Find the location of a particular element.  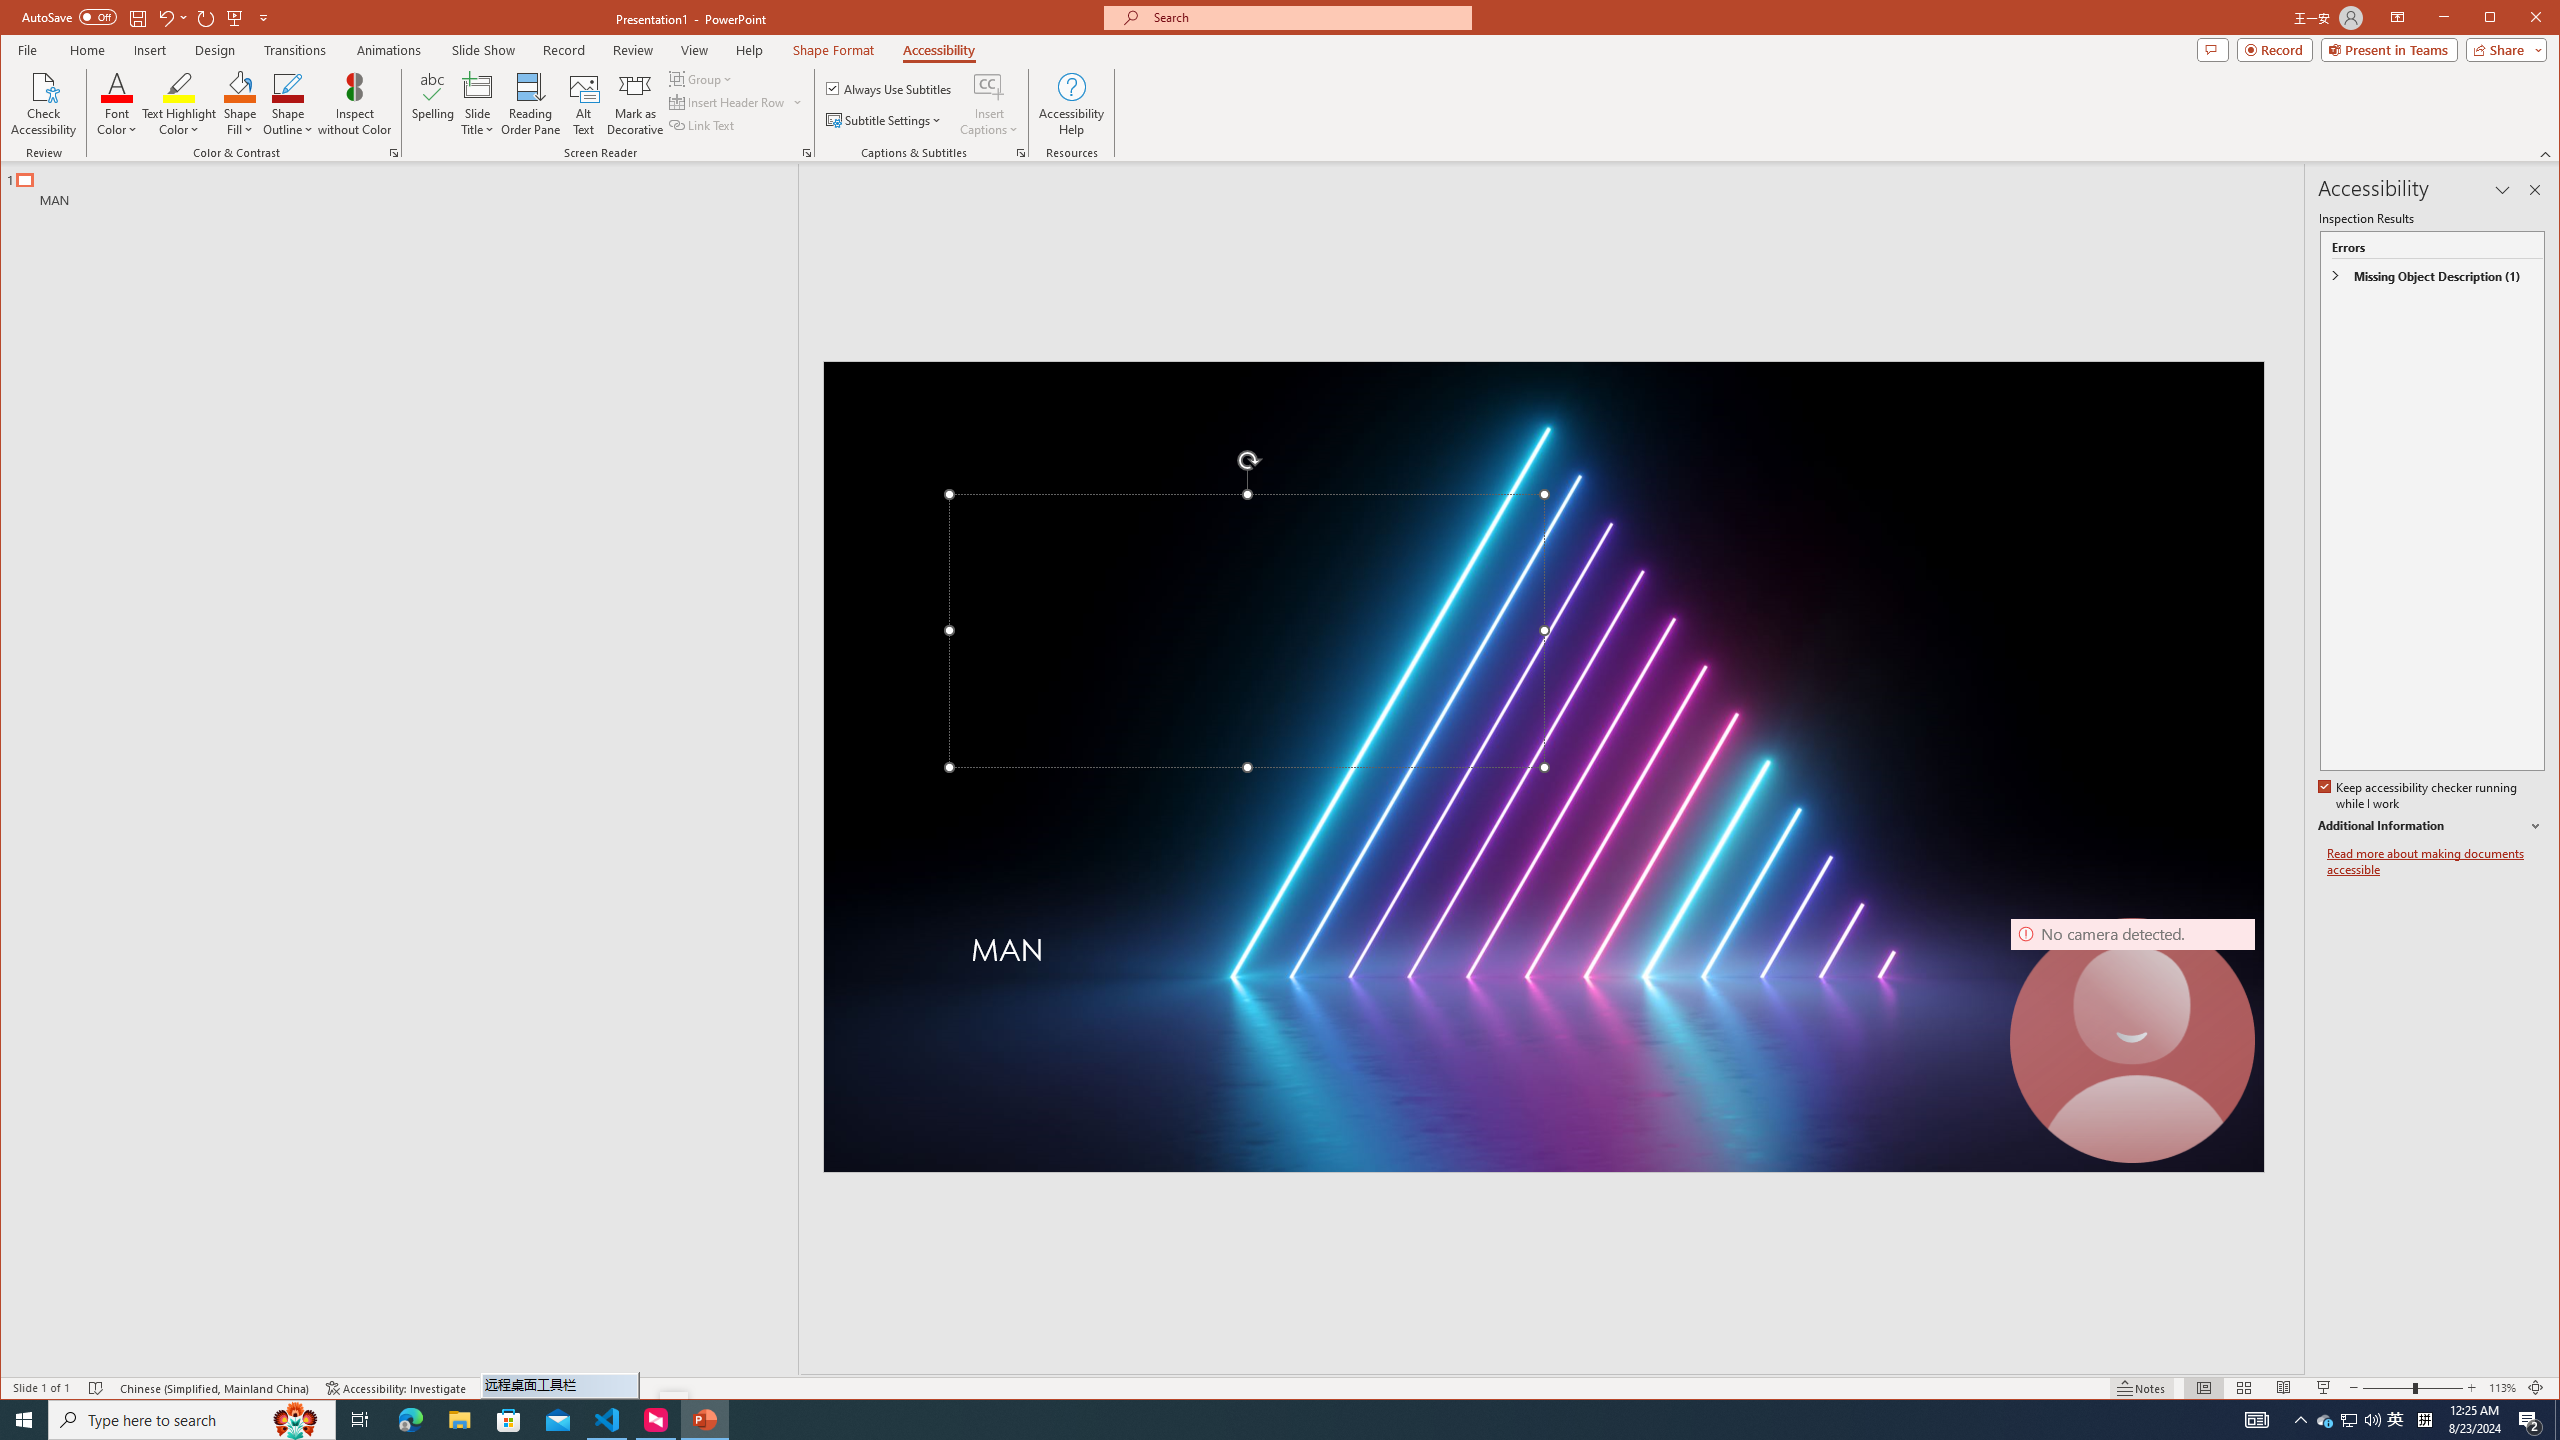

'Slide Title' is located at coordinates (477, 103).